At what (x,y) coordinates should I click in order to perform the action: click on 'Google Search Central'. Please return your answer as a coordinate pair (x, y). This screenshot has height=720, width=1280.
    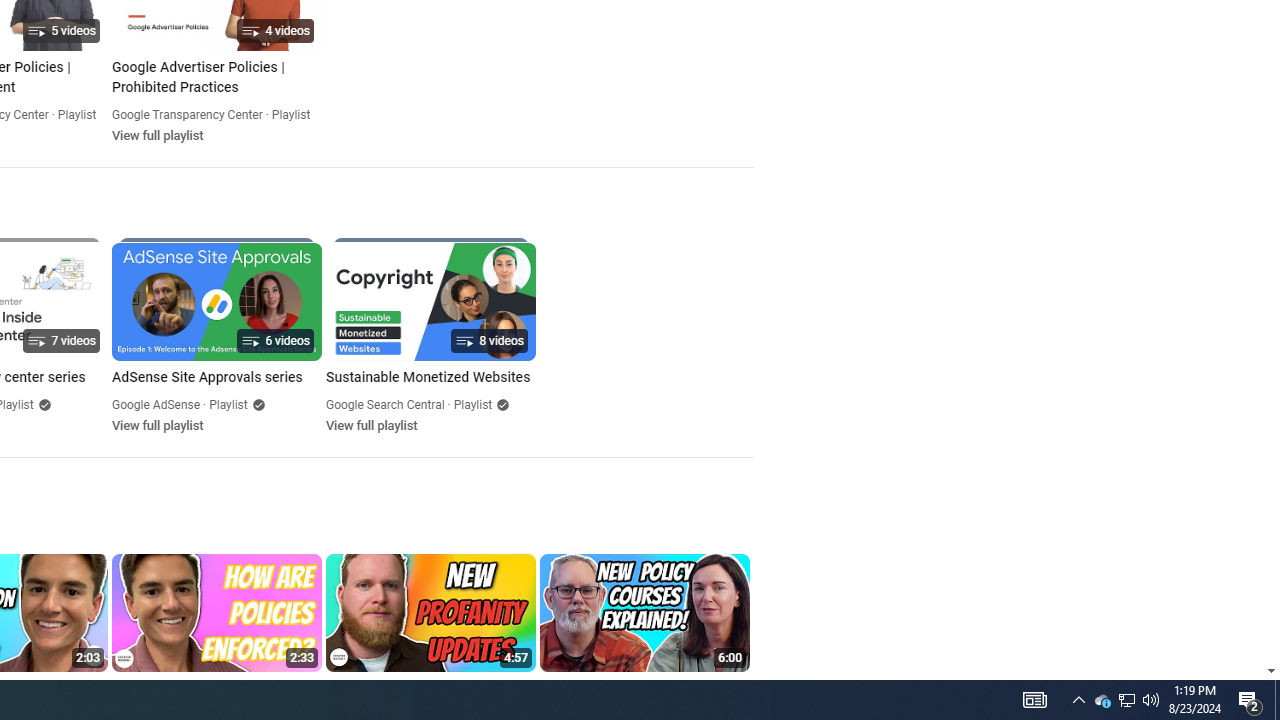
    Looking at the image, I should click on (385, 405).